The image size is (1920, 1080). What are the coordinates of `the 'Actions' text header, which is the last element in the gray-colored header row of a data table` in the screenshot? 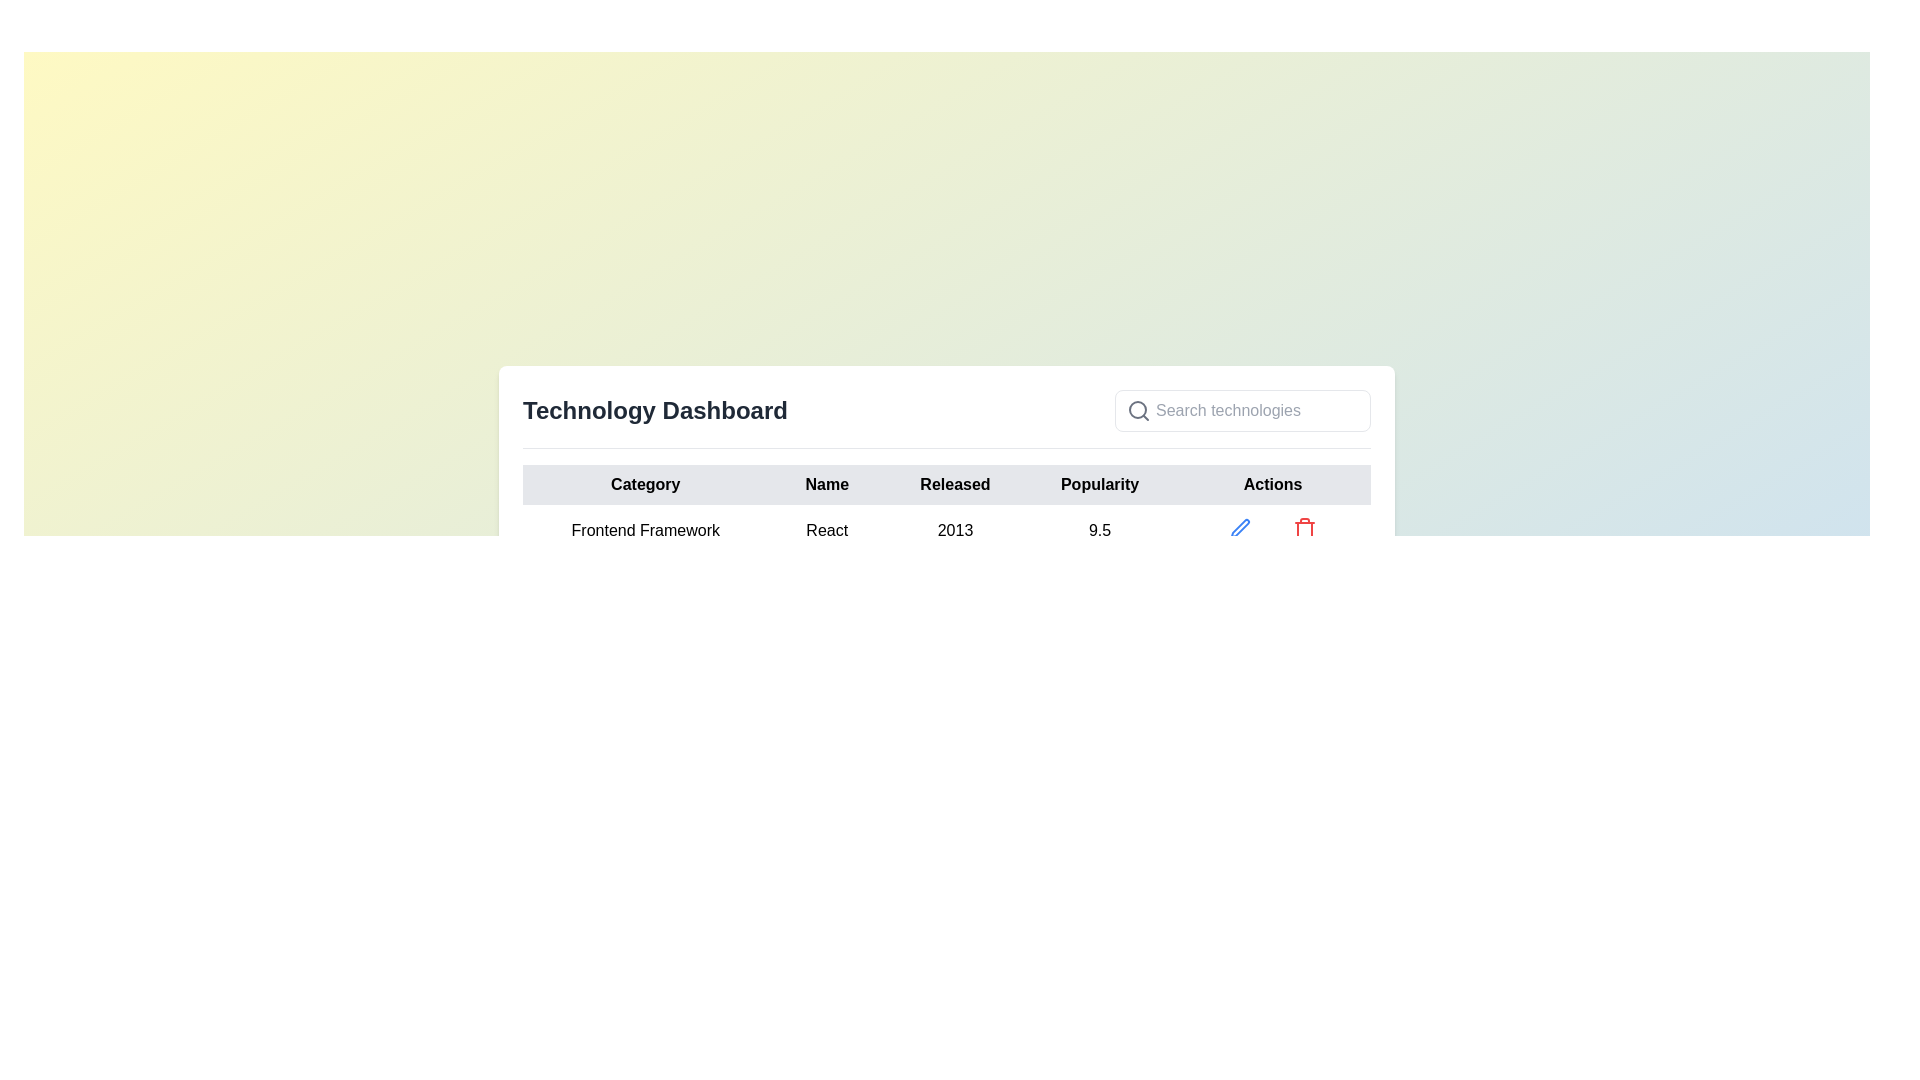 It's located at (1271, 485).